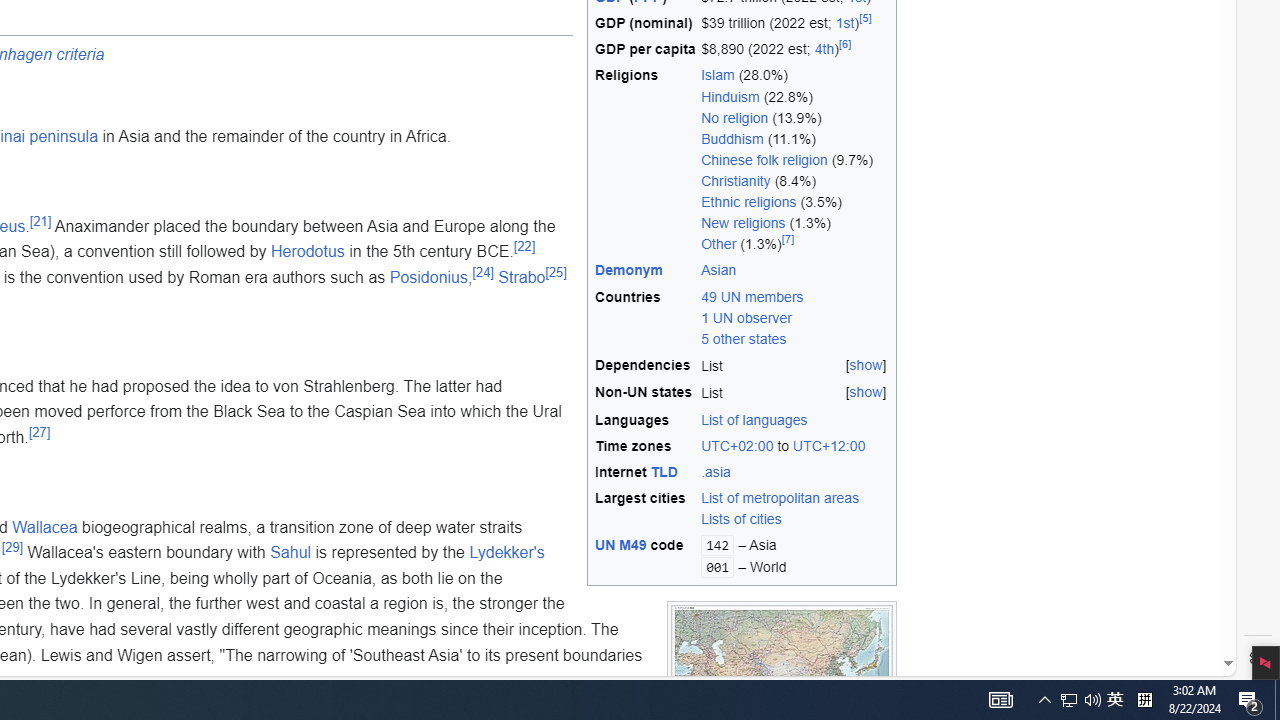 The image size is (1280, 720). I want to click on 'UN M49 code', so click(645, 556).